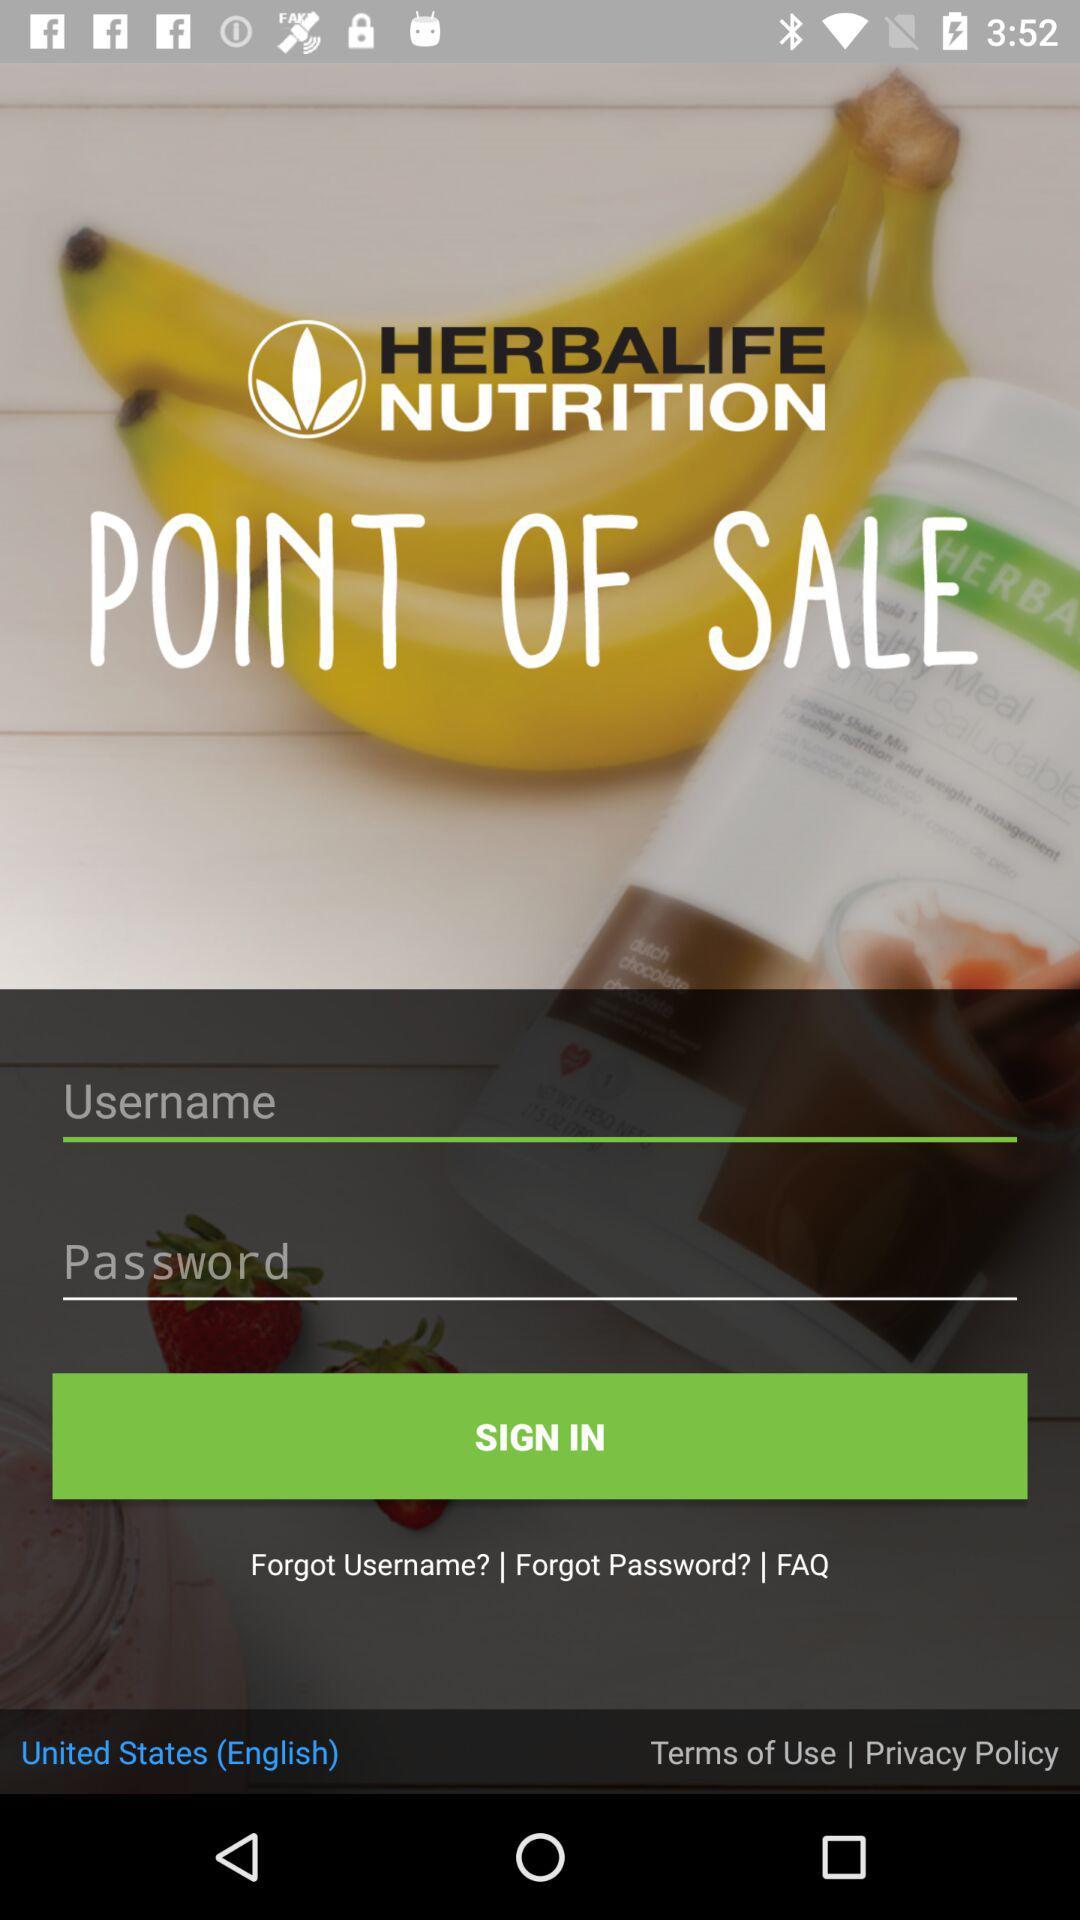  Describe the element at coordinates (540, 1435) in the screenshot. I see `the sign in` at that location.